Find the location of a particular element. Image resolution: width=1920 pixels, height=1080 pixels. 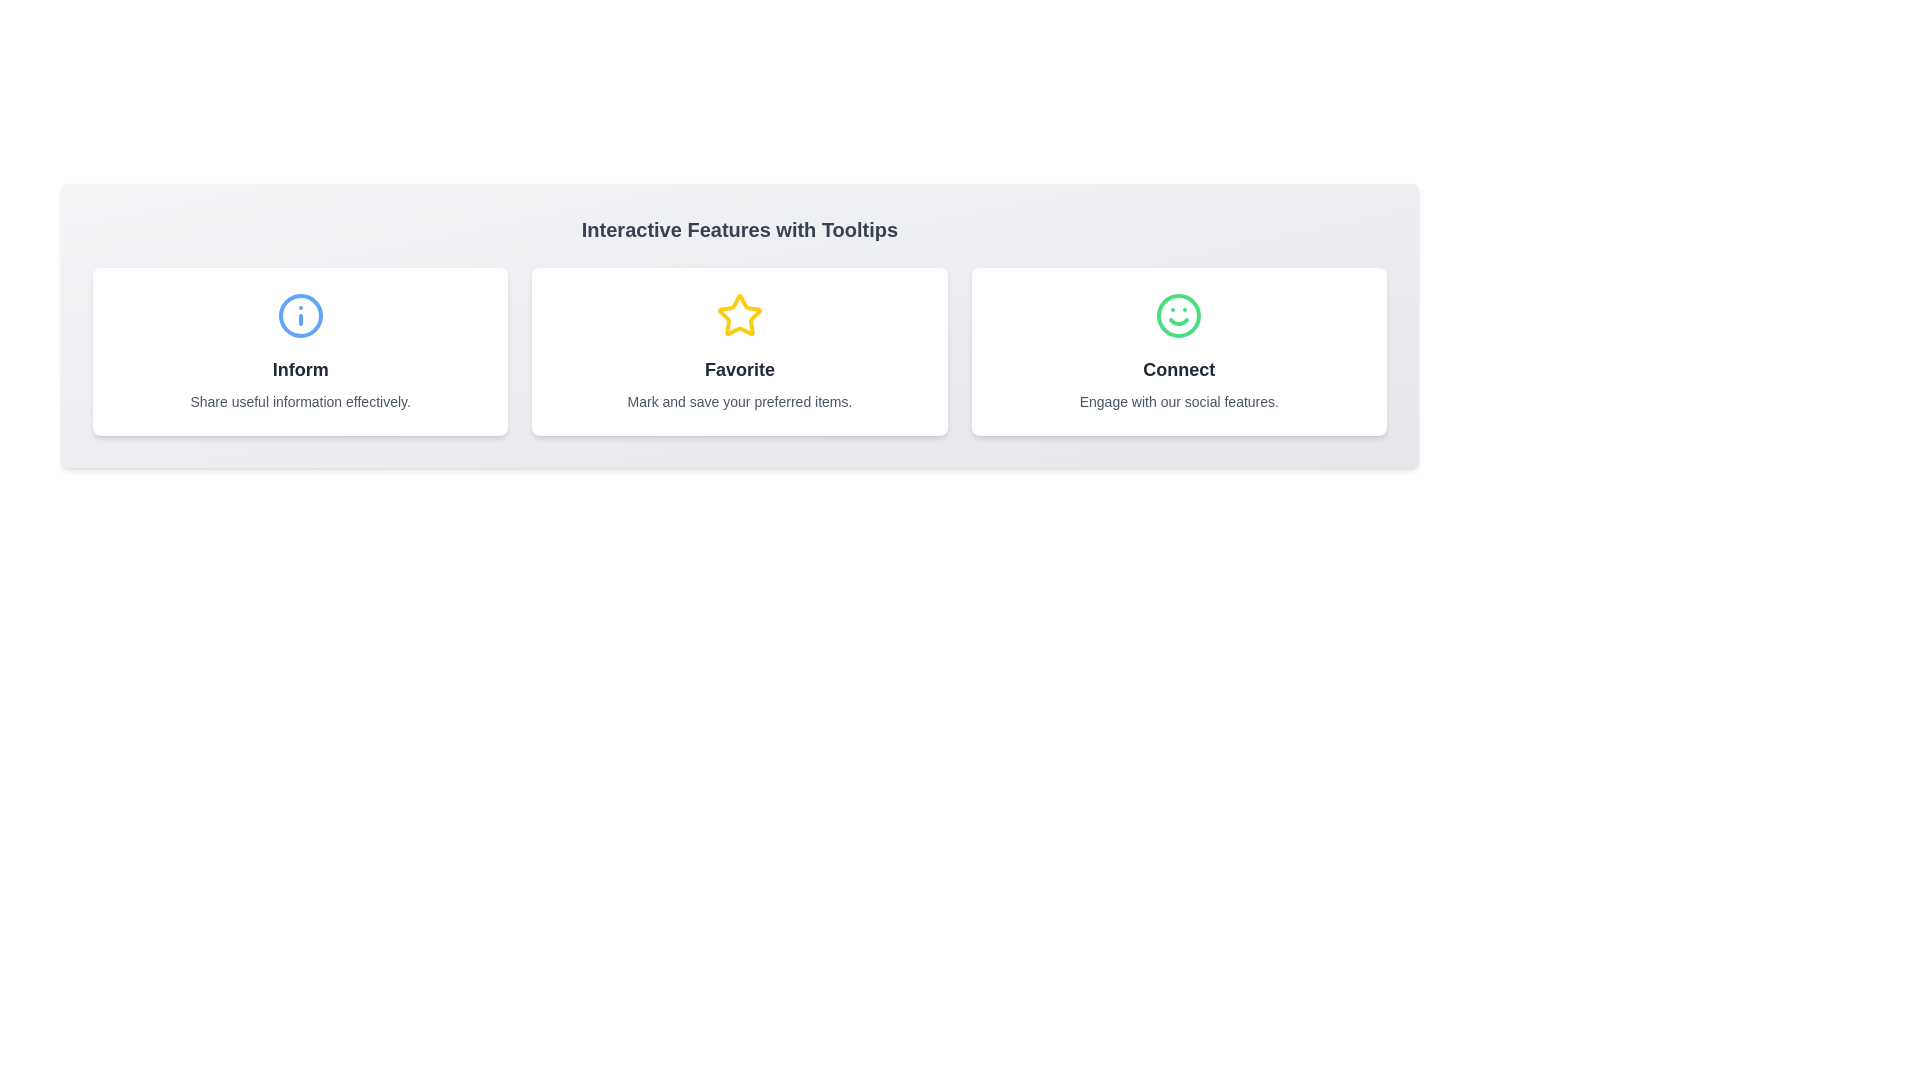

text content of the Text Label located at the bottom part of the 'Connect' card, centered horizontally below the 'Connect' header and the green smiley icon is located at coordinates (1179, 401).